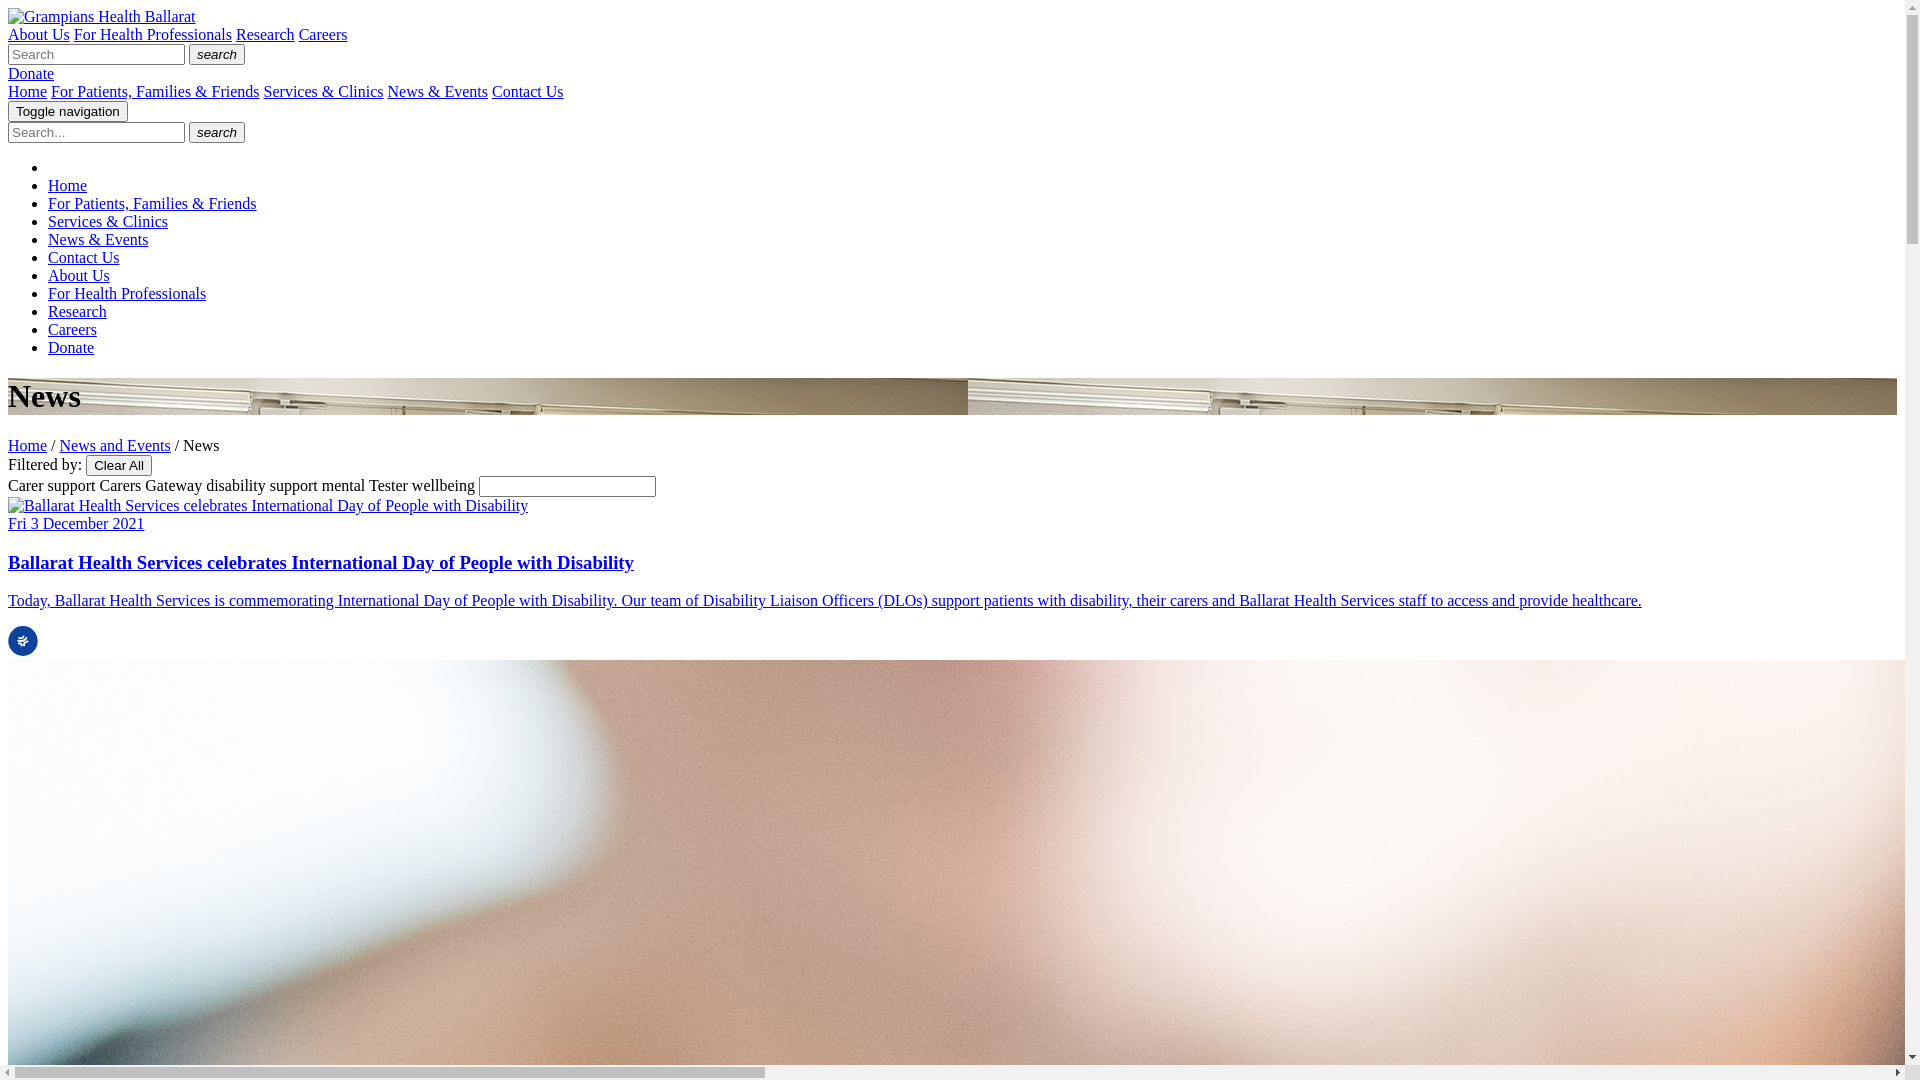  Describe the element at coordinates (67, 111) in the screenshot. I see `'Toggle navigation'` at that location.